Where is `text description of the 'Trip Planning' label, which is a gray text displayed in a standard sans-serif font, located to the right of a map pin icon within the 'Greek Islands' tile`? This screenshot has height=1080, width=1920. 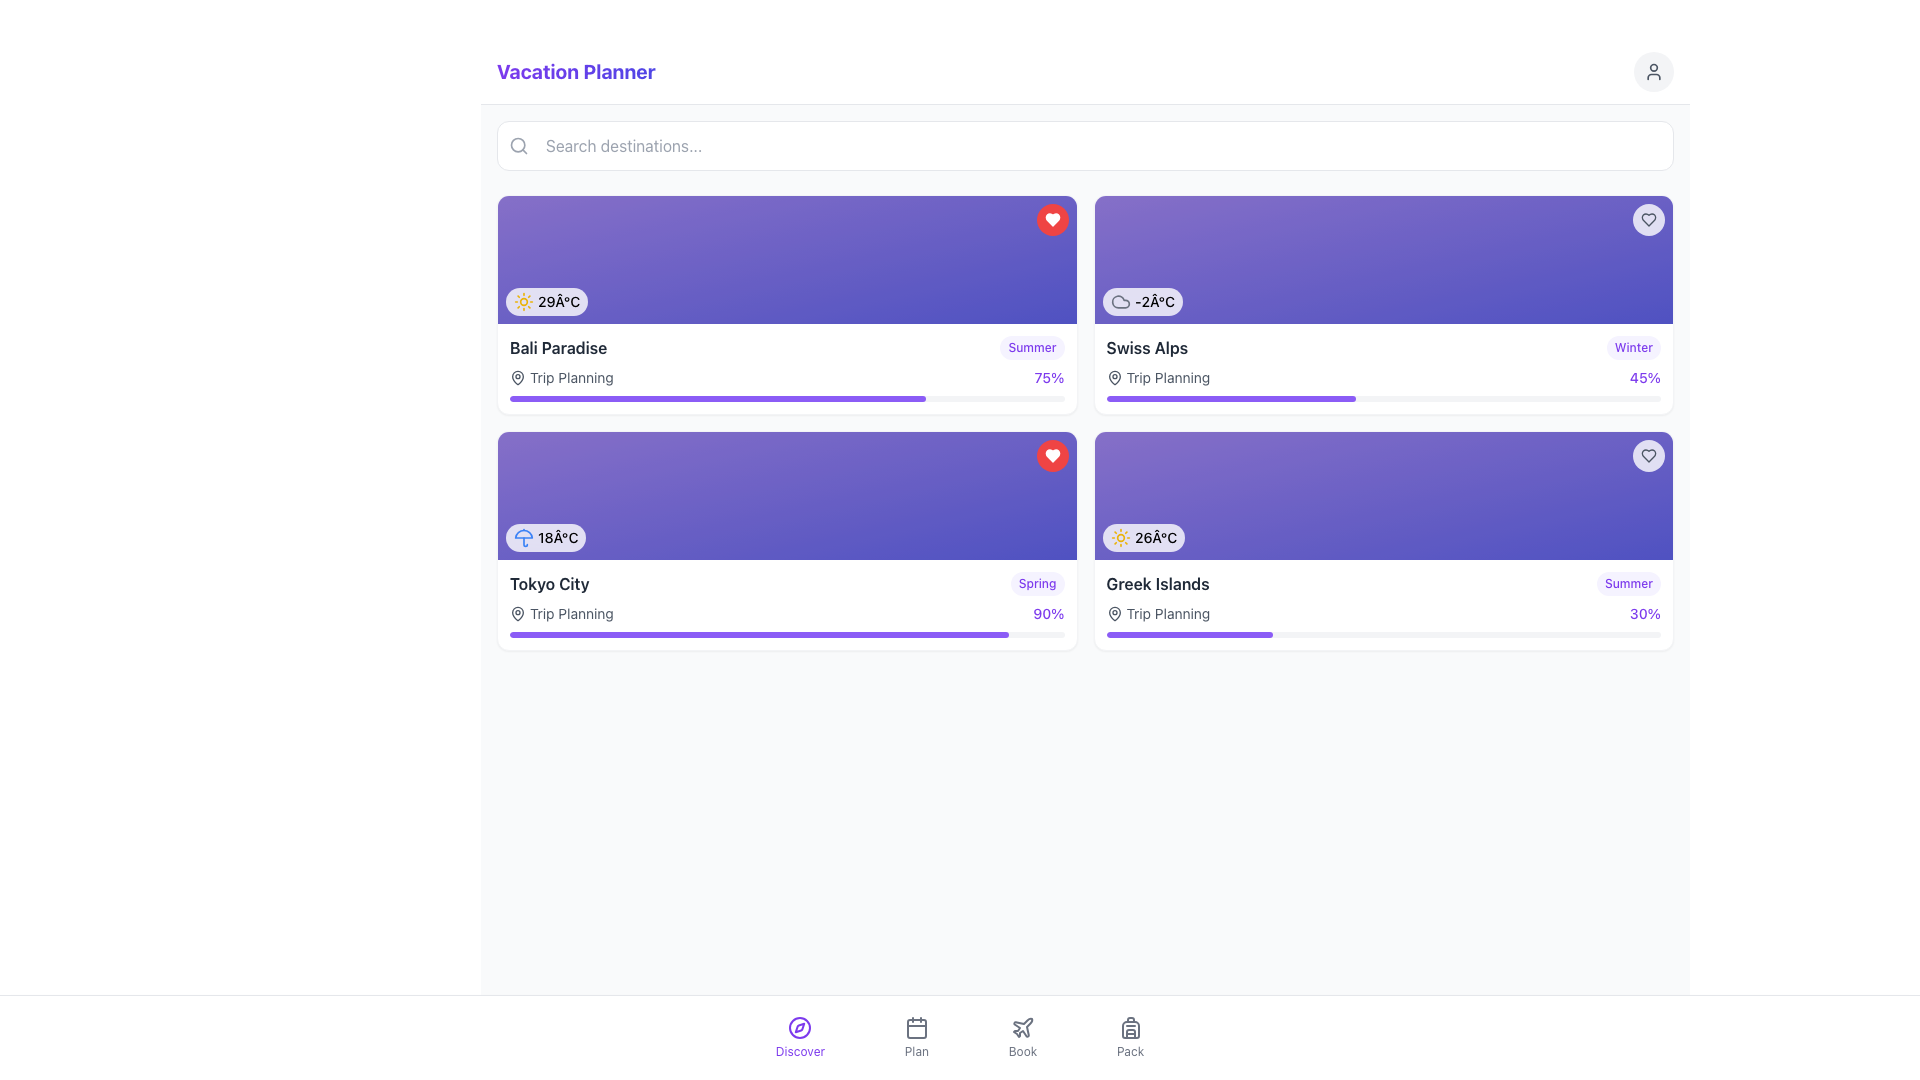
text description of the 'Trip Planning' label, which is a gray text displayed in a standard sans-serif font, located to the right of a map pin icon within the 'Greek Islands' tile is located at coordinates (1168, 612).